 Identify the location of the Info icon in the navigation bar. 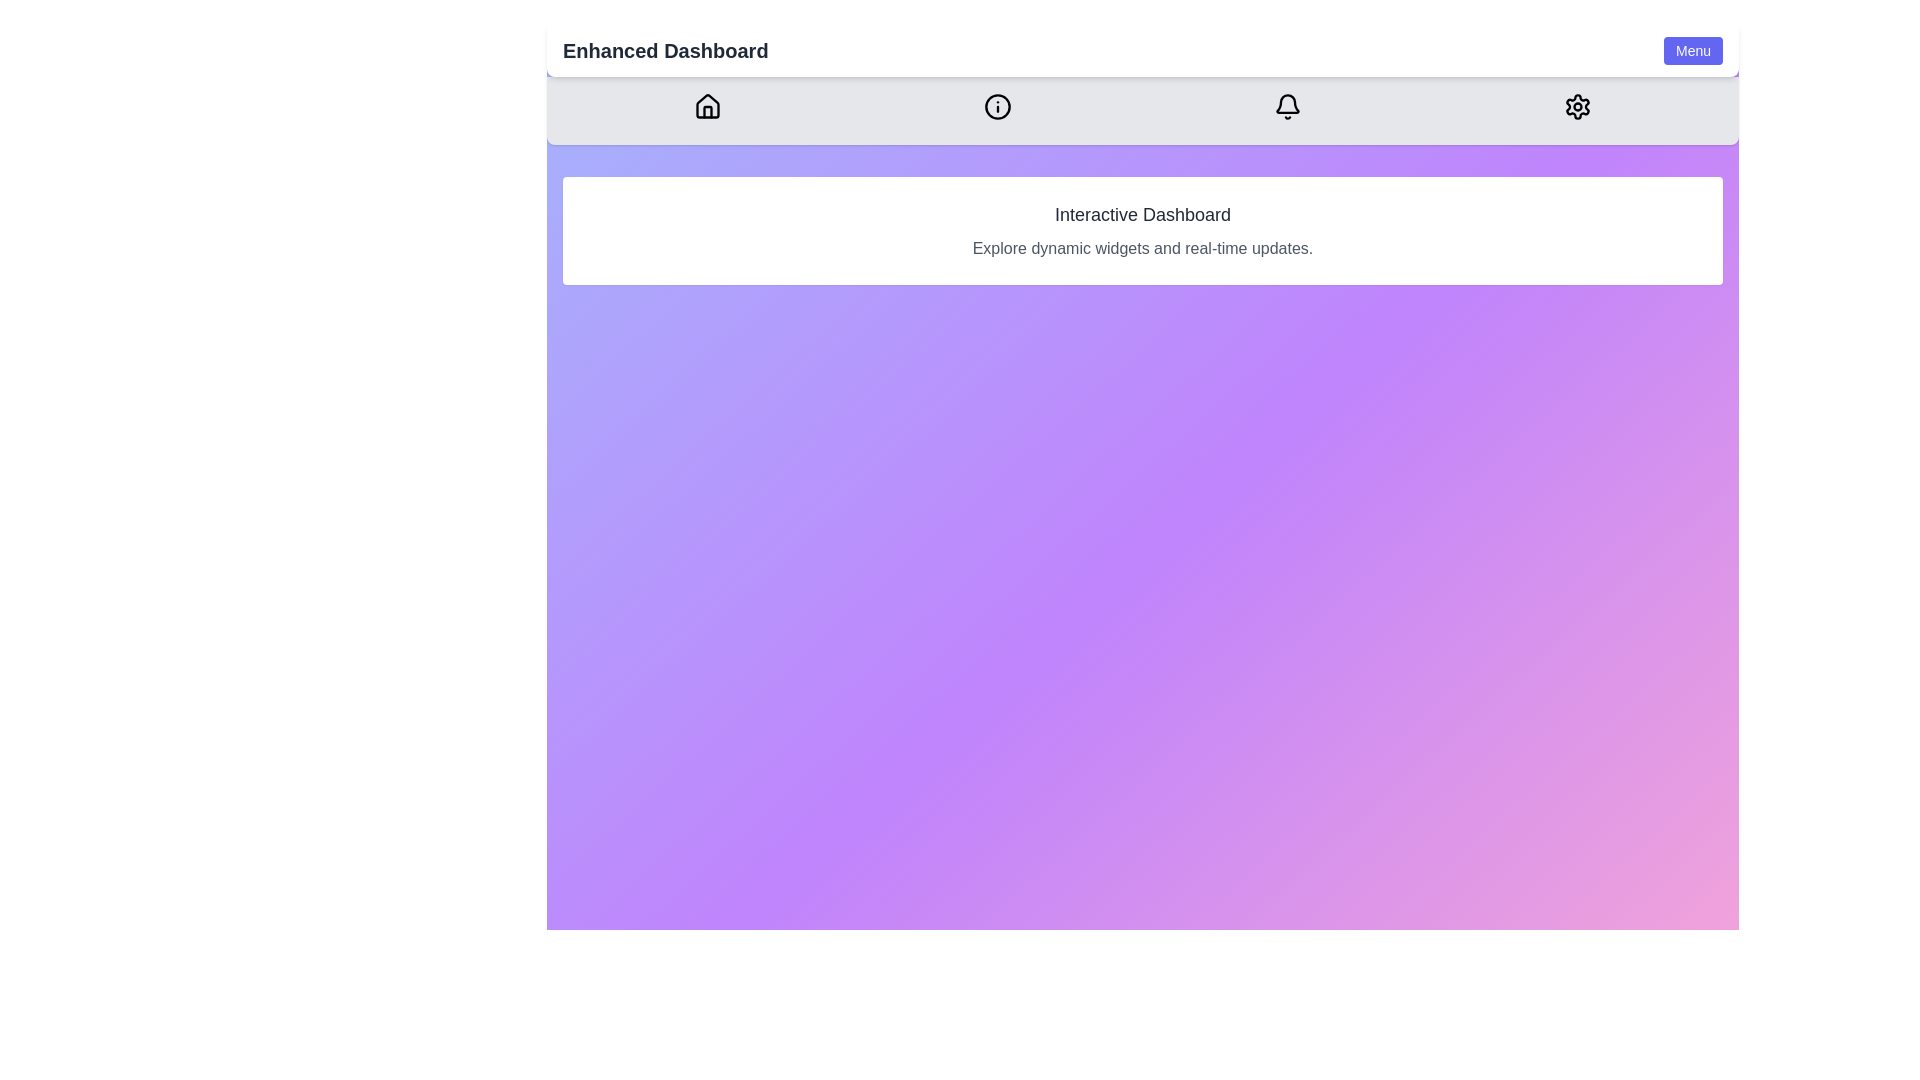
(998, 107).